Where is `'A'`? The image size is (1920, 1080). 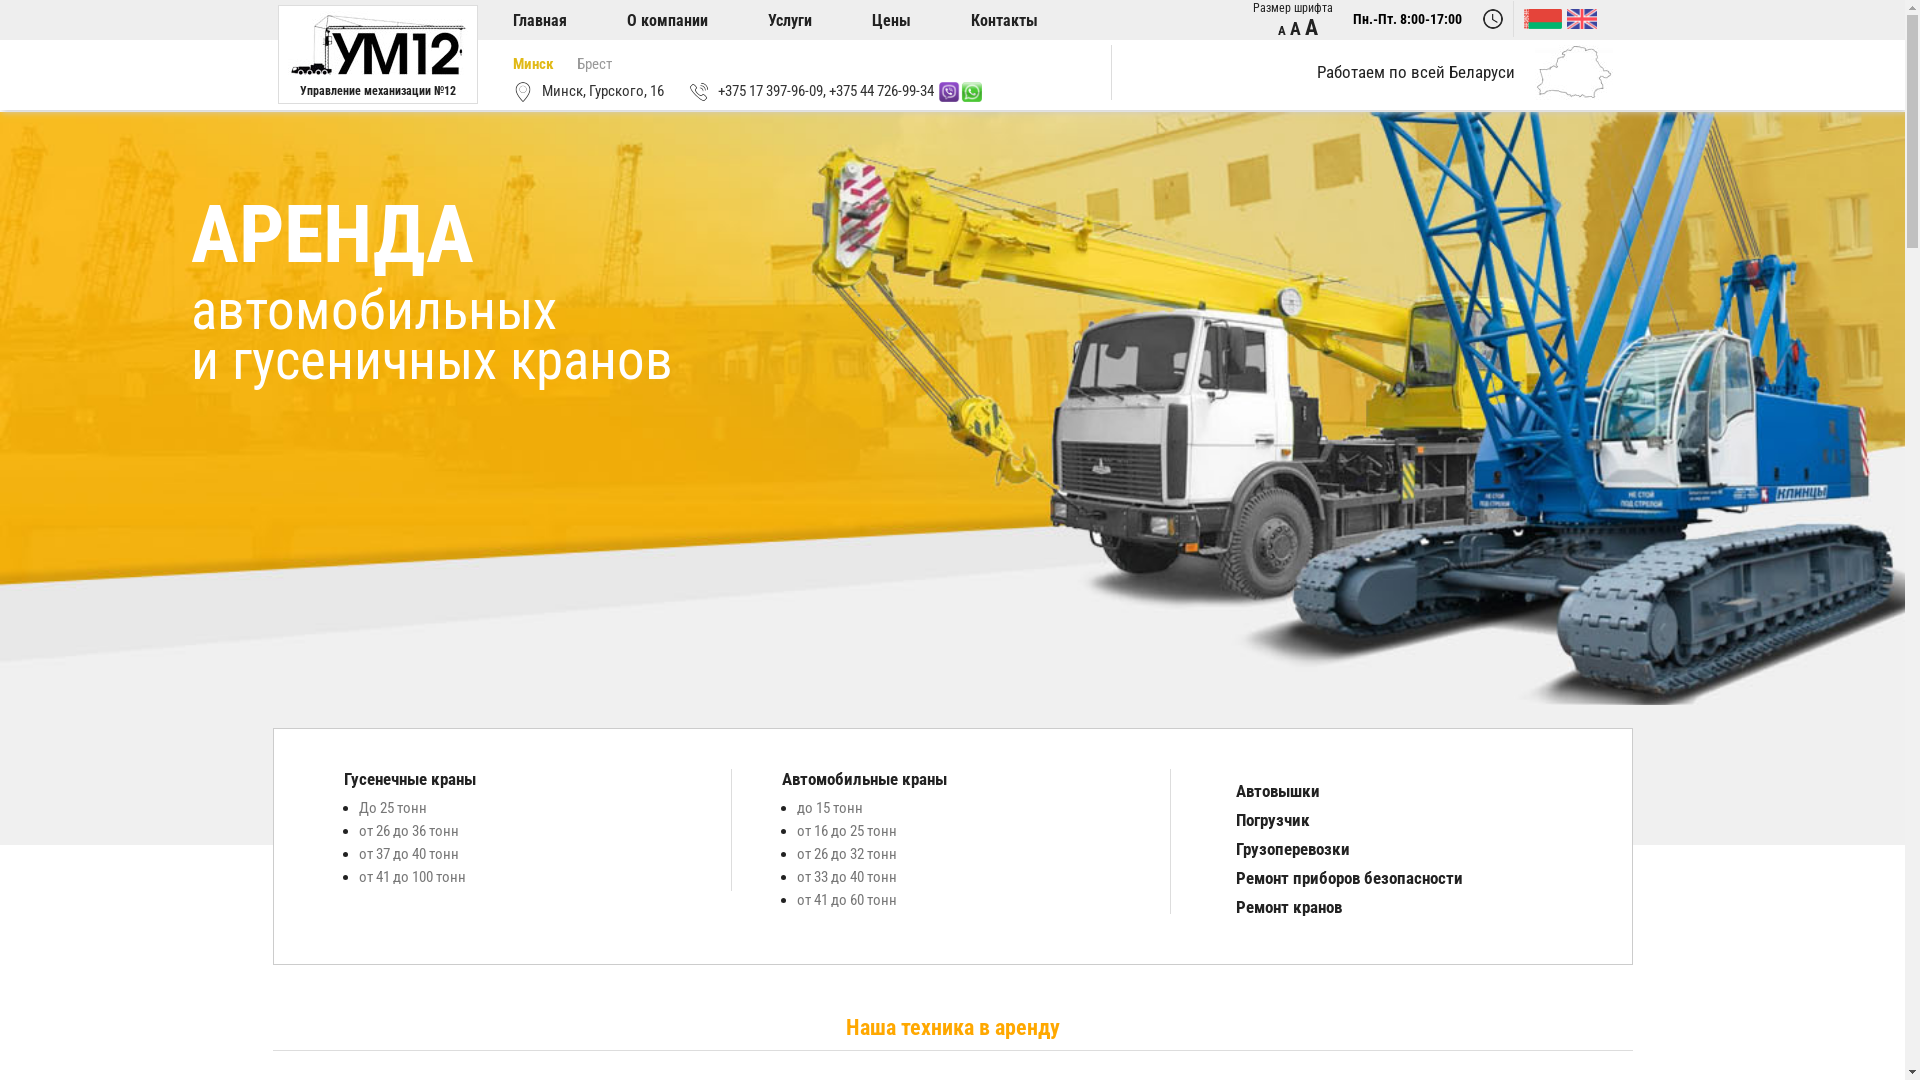
'A' is located at coordinates (1310, 27).